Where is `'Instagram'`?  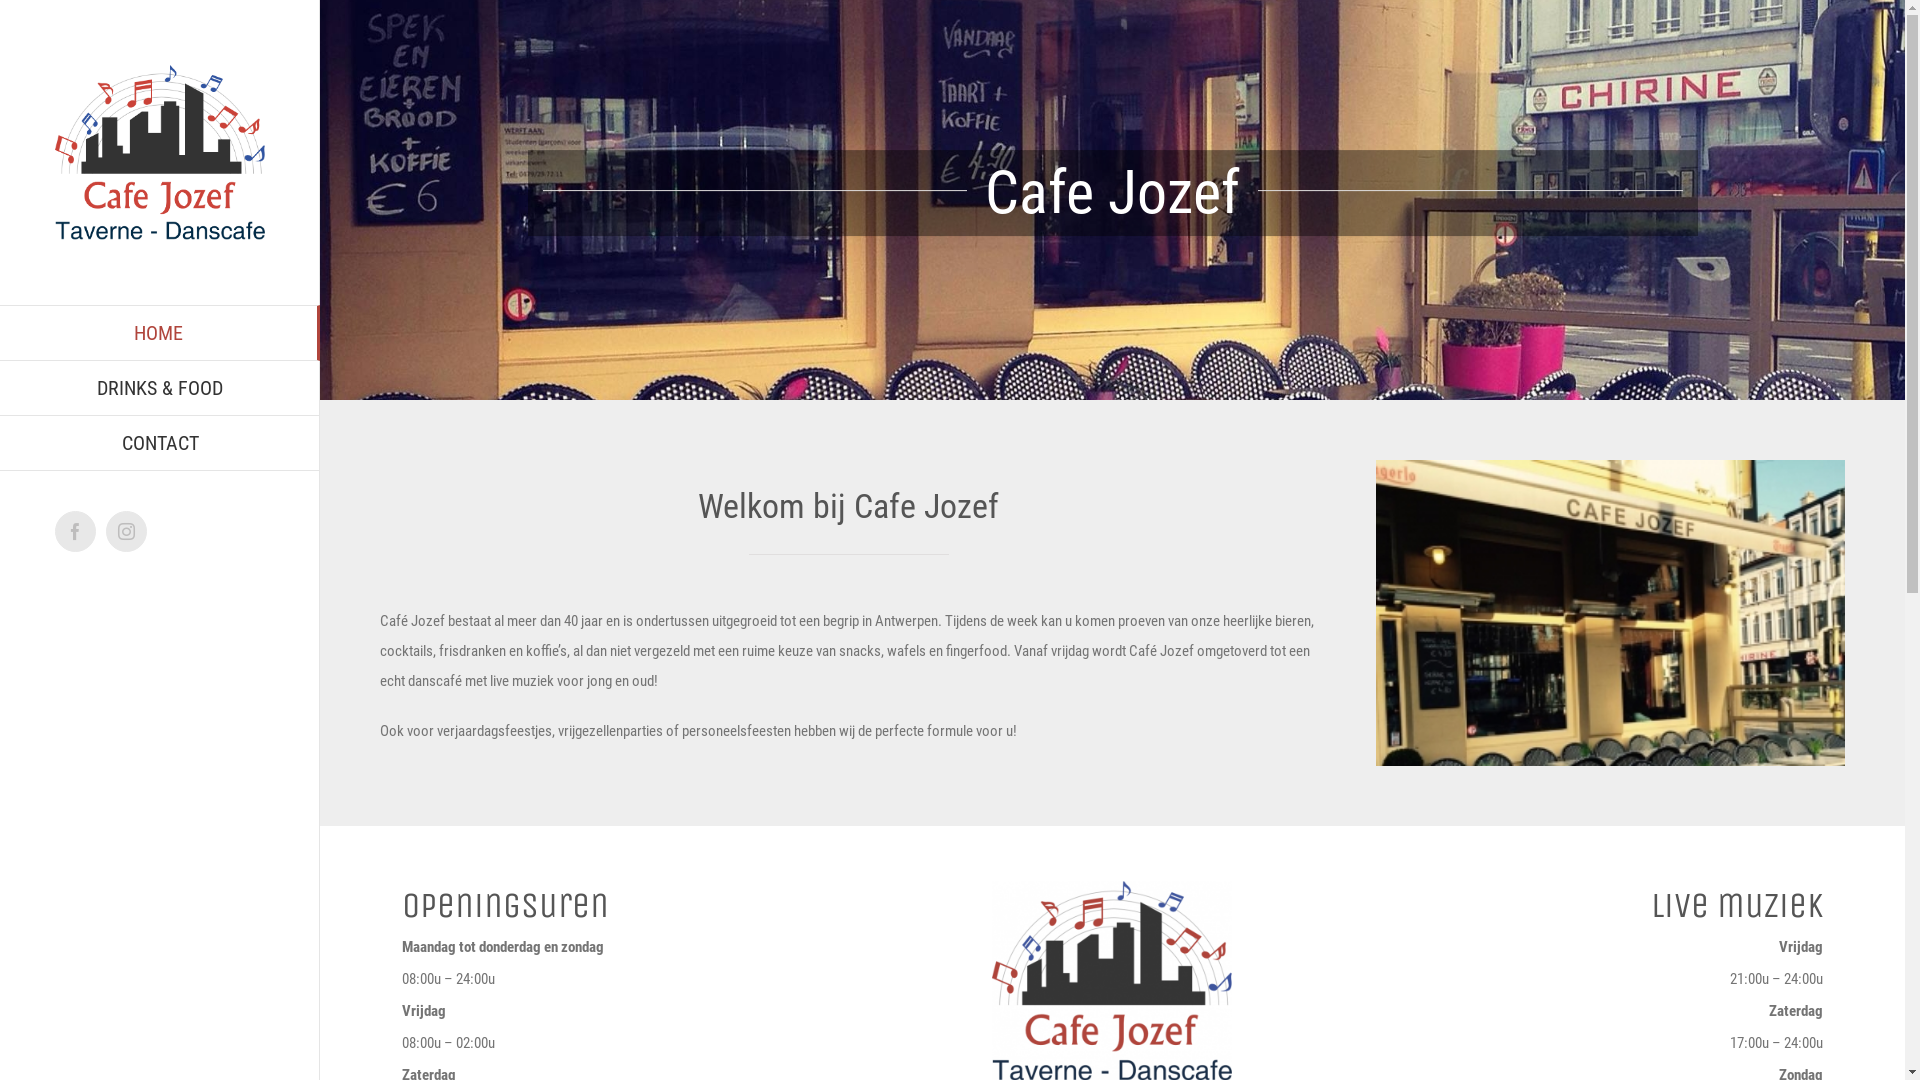
'Instagram' is located at coordinates (125, 530).